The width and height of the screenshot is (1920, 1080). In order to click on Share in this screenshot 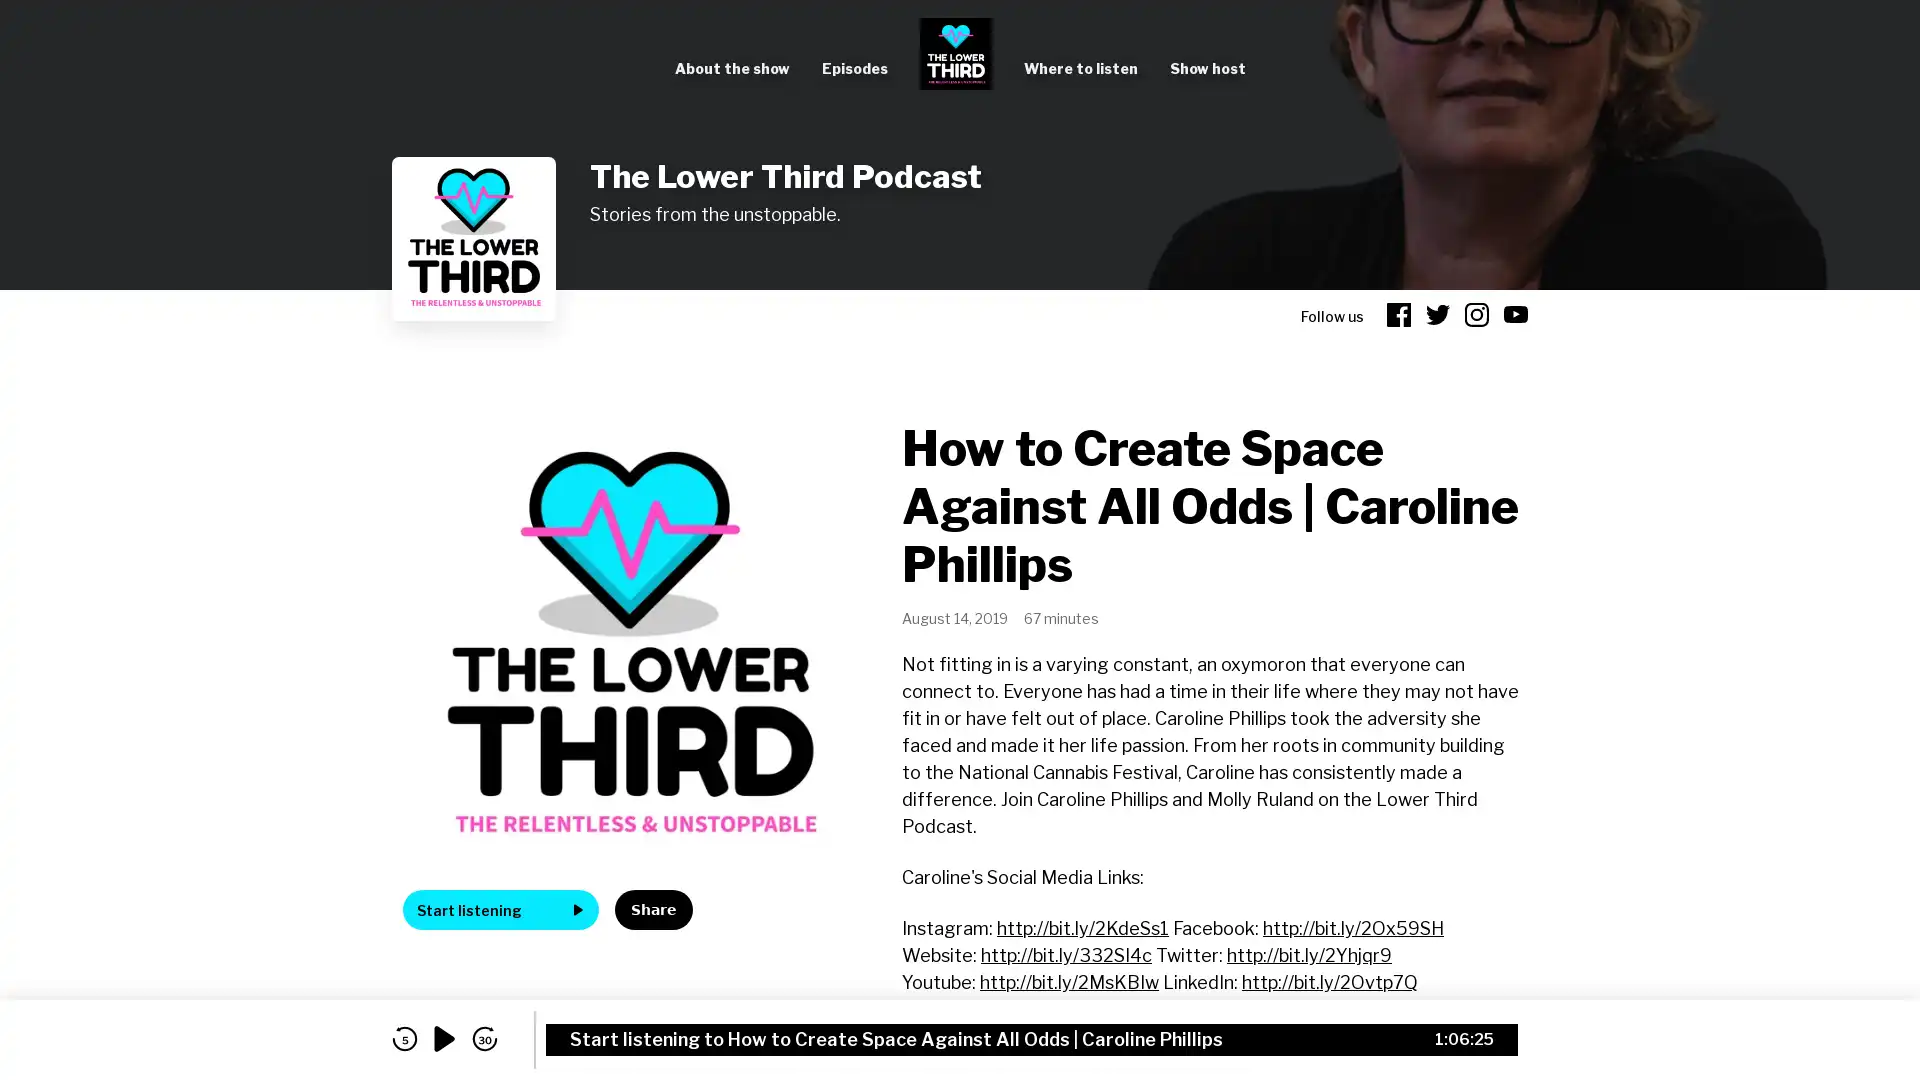, I will do `click(653, 910)`.